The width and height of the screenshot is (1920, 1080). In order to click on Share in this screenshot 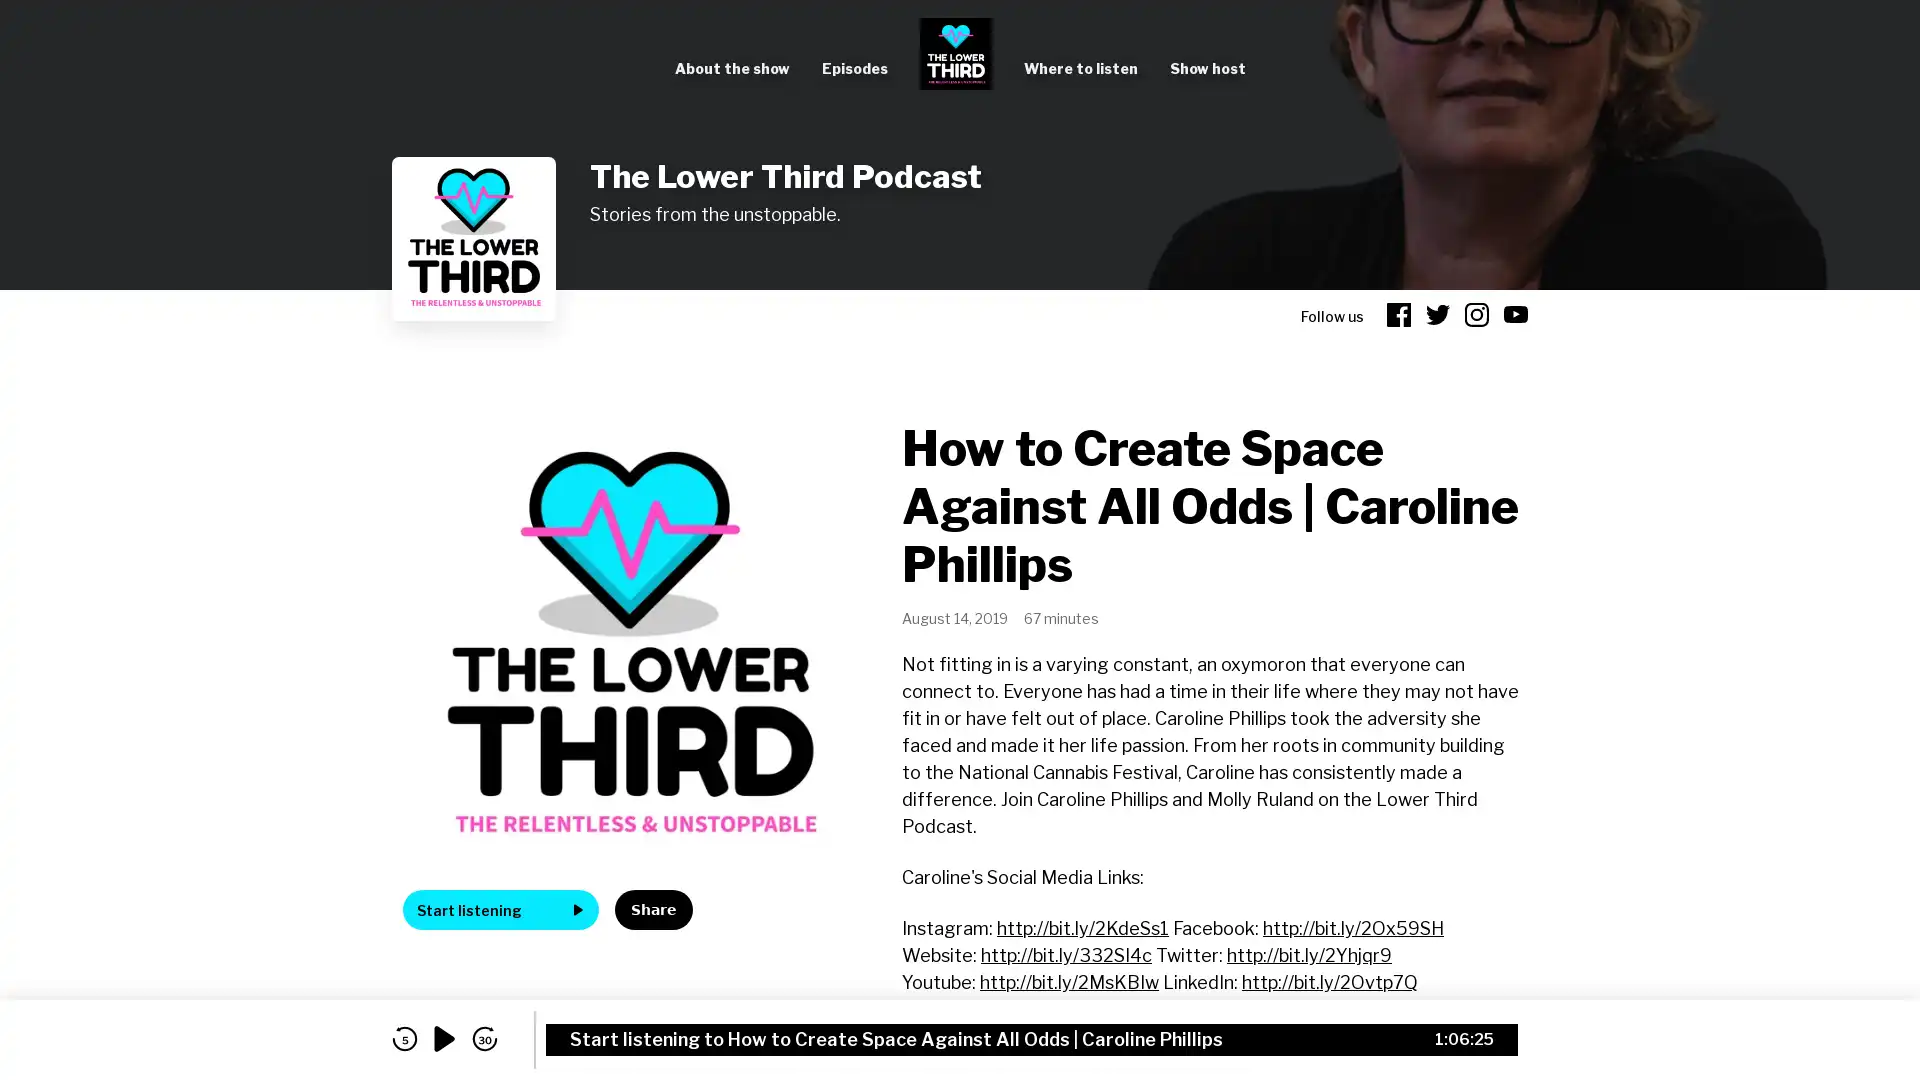, I will do `click(653, 910)`.